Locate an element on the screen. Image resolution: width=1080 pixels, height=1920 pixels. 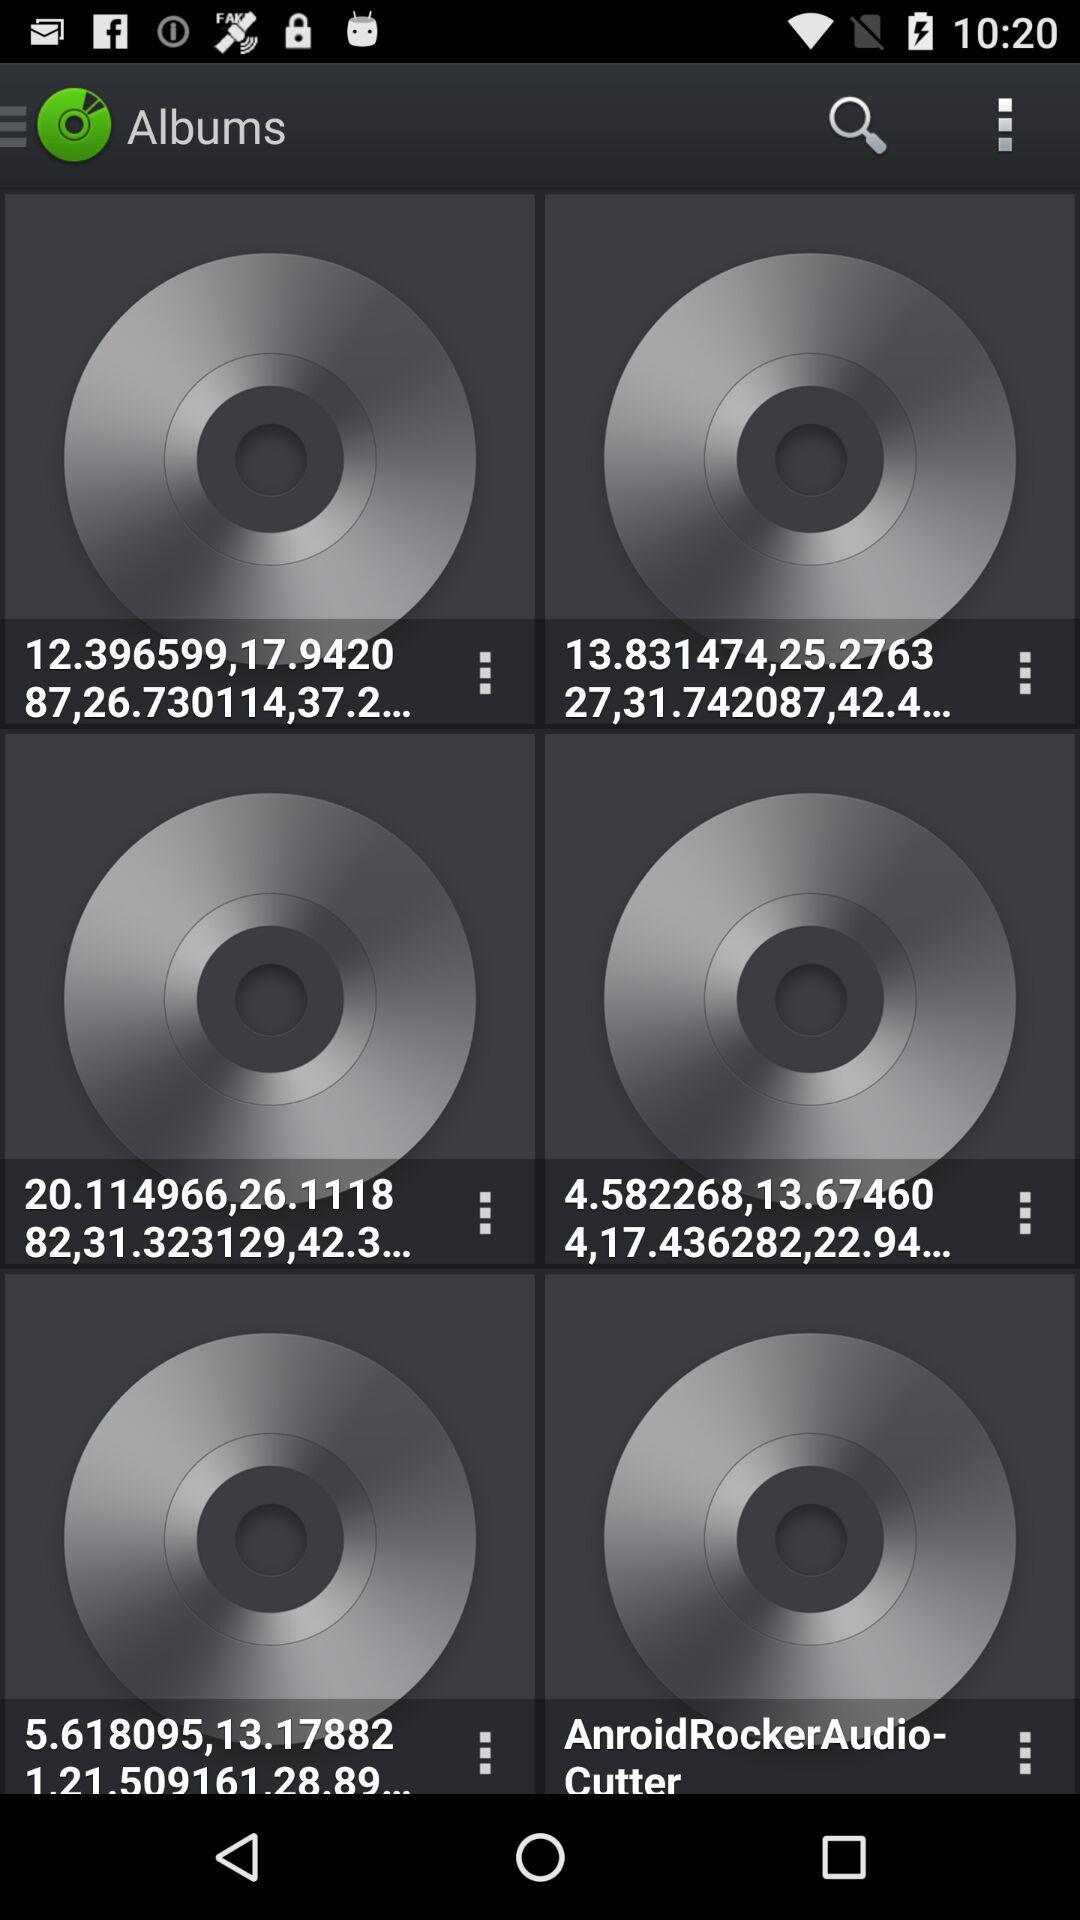
options is located at coordinates (1024, 673).